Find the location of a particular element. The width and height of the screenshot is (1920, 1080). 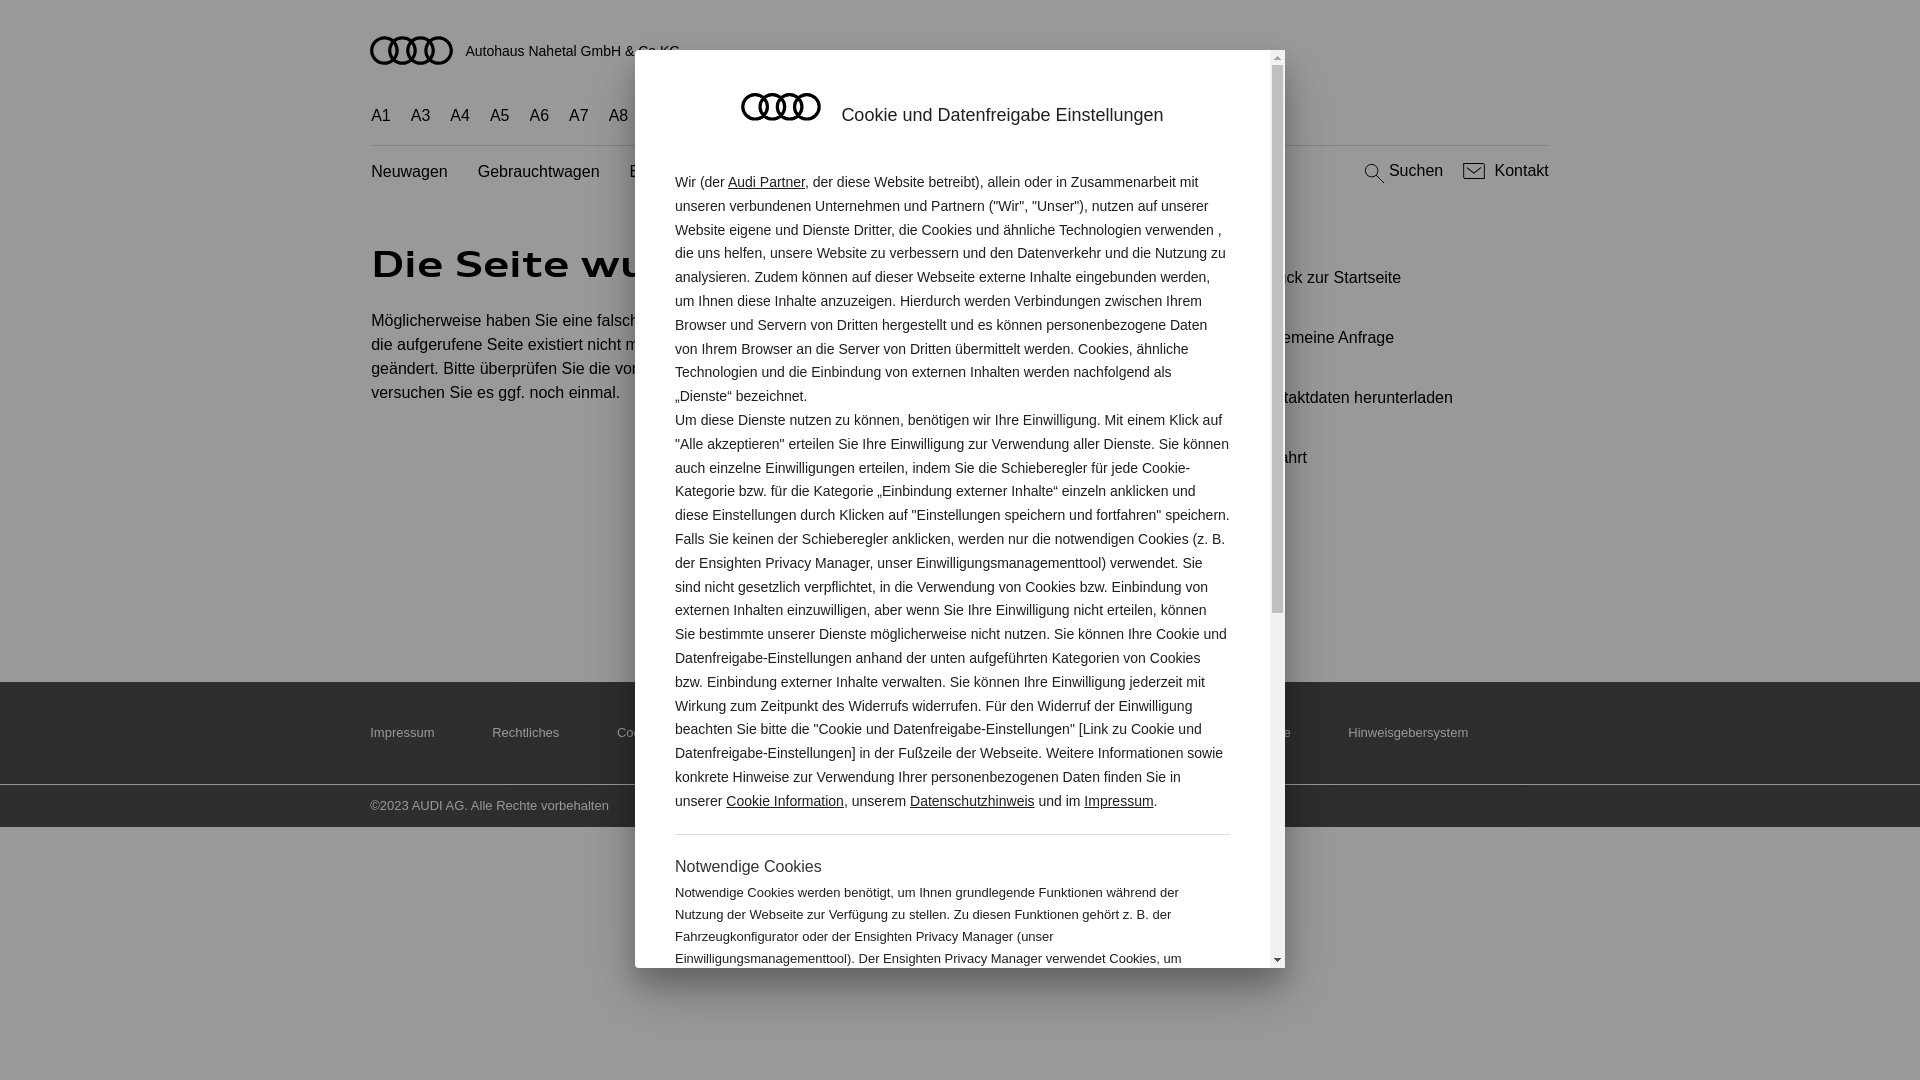

'Neuwagen' is located at coordinates (408, 171).